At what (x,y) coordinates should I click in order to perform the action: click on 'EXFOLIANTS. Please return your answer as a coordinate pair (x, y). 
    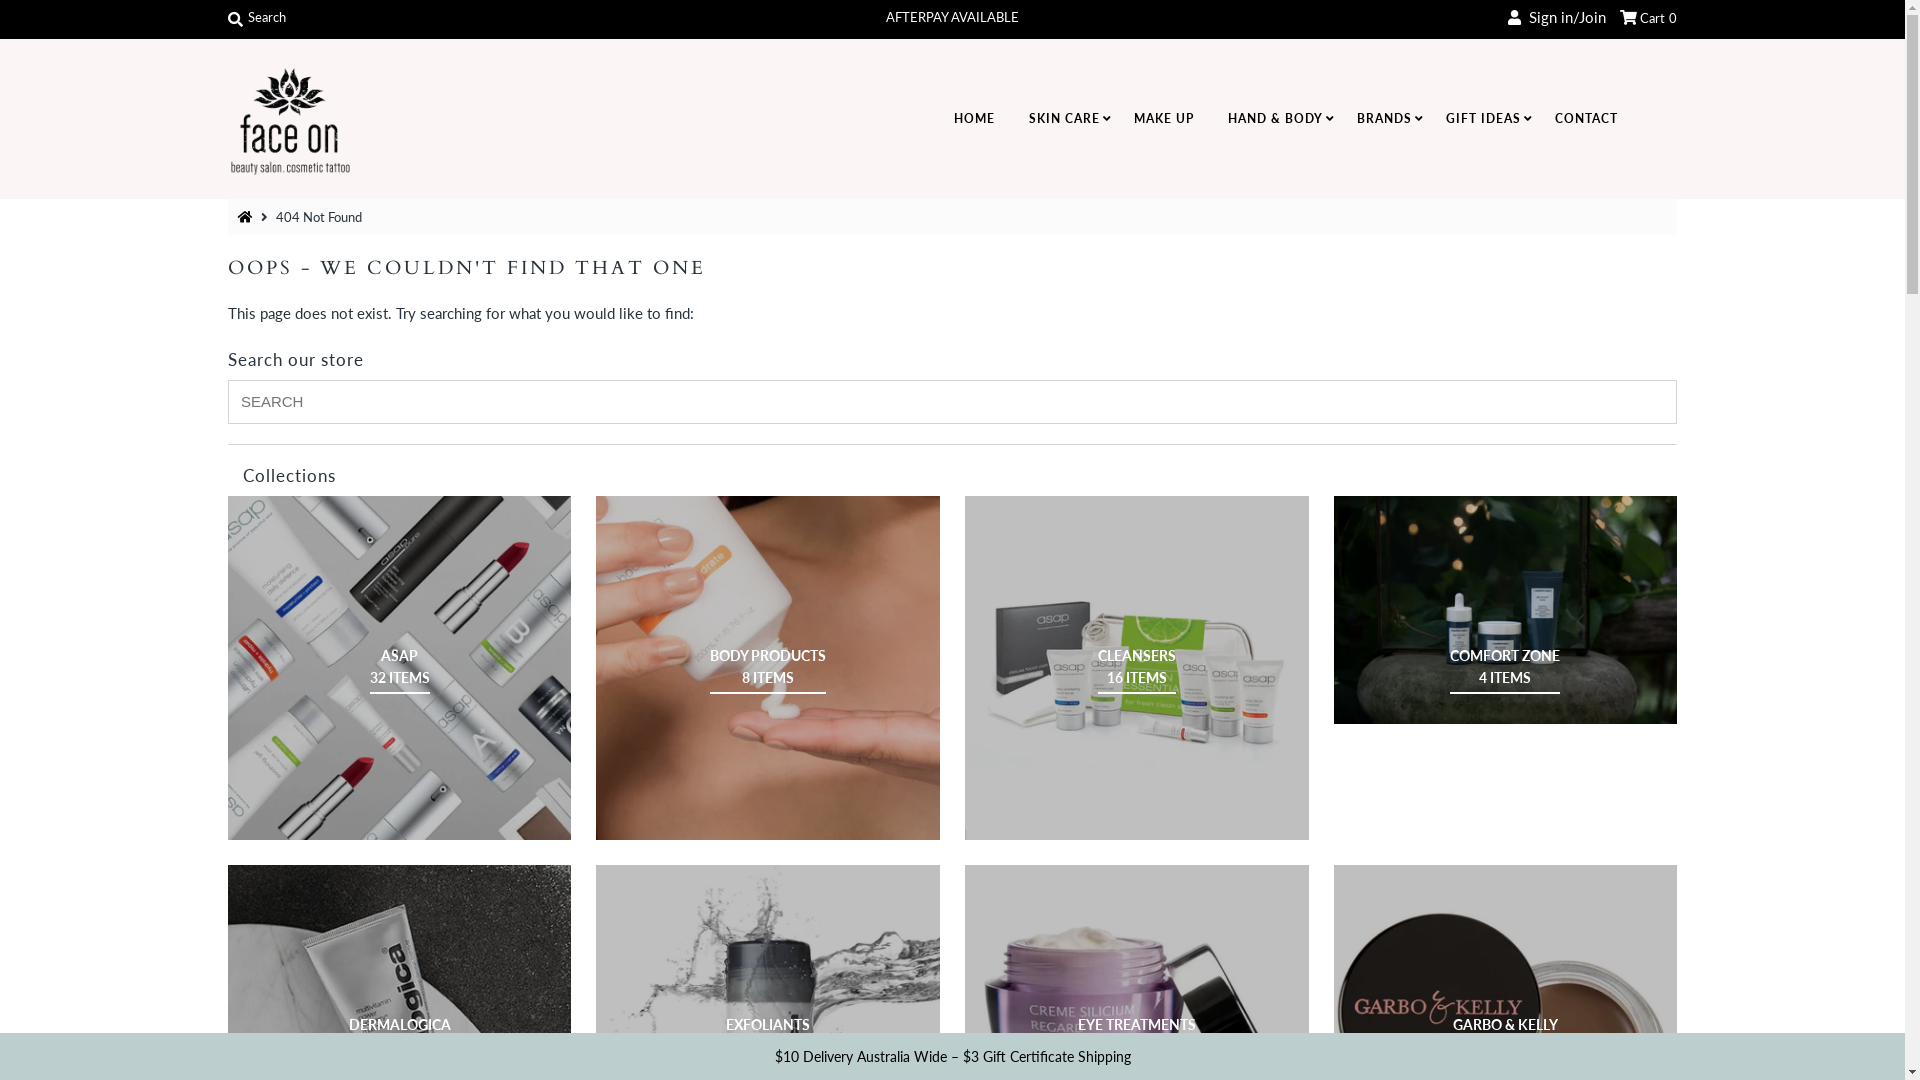
    Looking at the image, I should click on (724, 1035).